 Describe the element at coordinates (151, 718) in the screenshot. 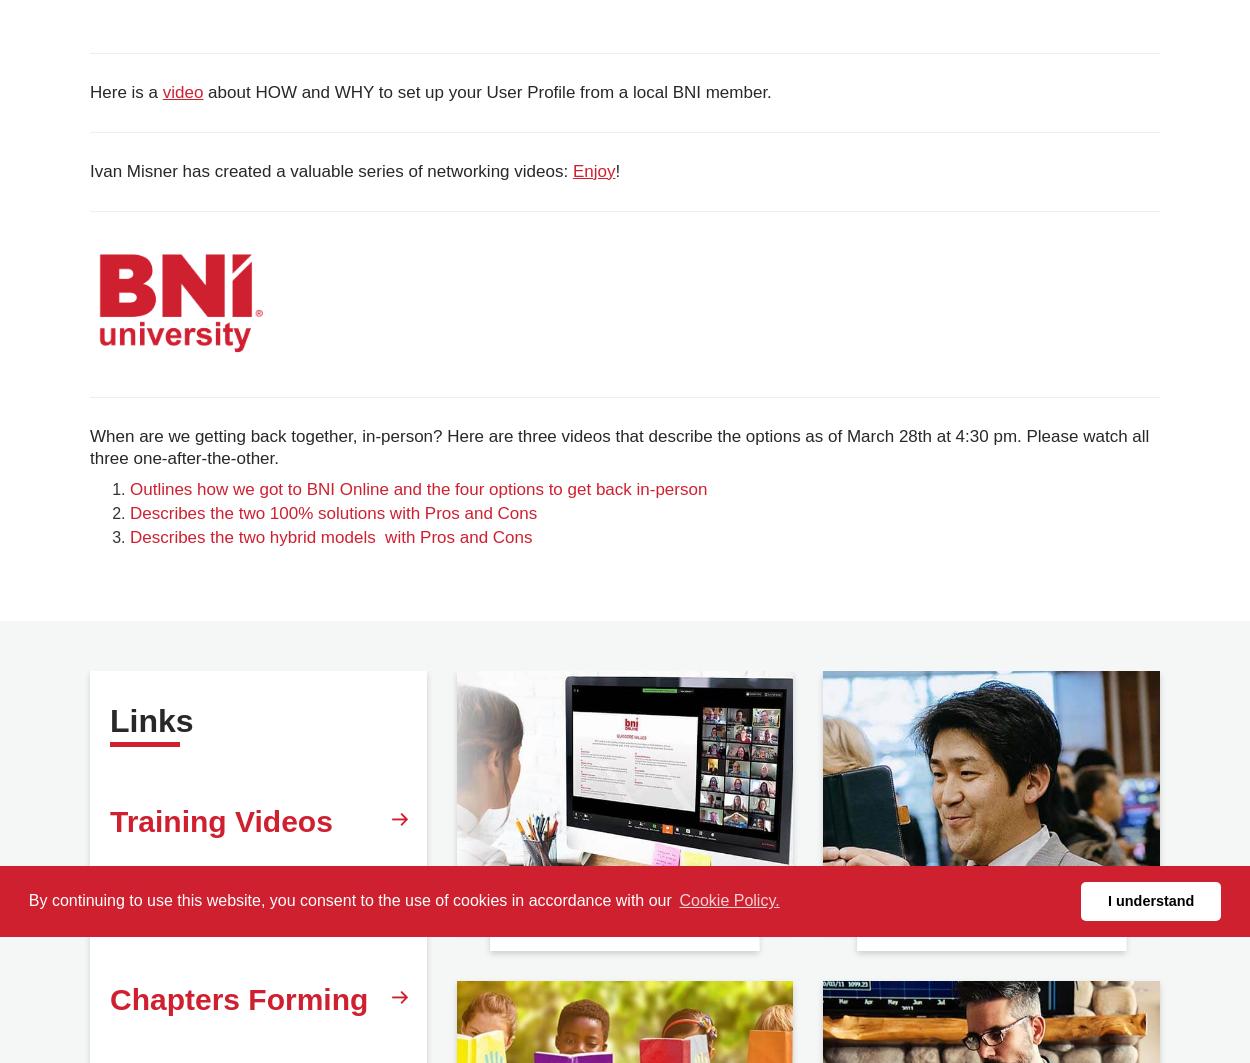

I see `'Links'` at that location.